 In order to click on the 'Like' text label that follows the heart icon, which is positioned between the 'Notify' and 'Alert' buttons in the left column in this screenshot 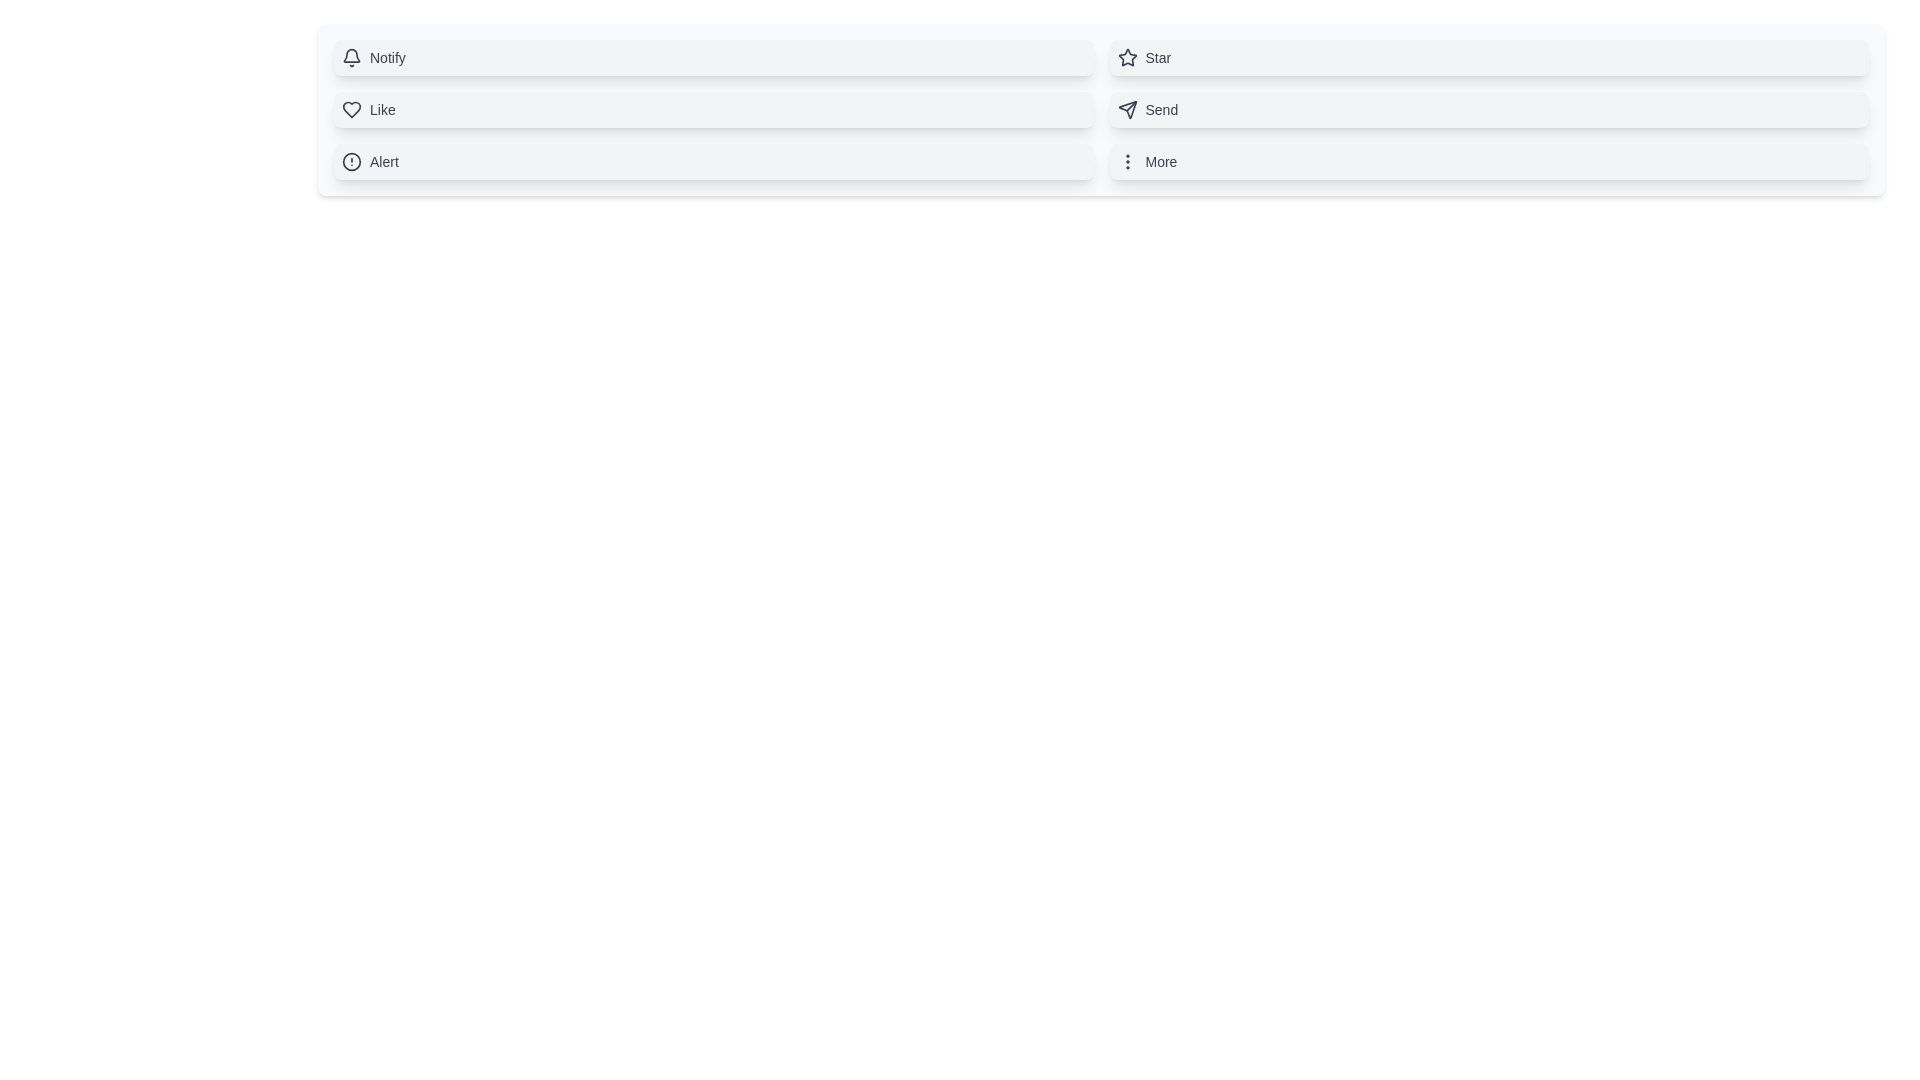, I will do `click(382, 110)`.